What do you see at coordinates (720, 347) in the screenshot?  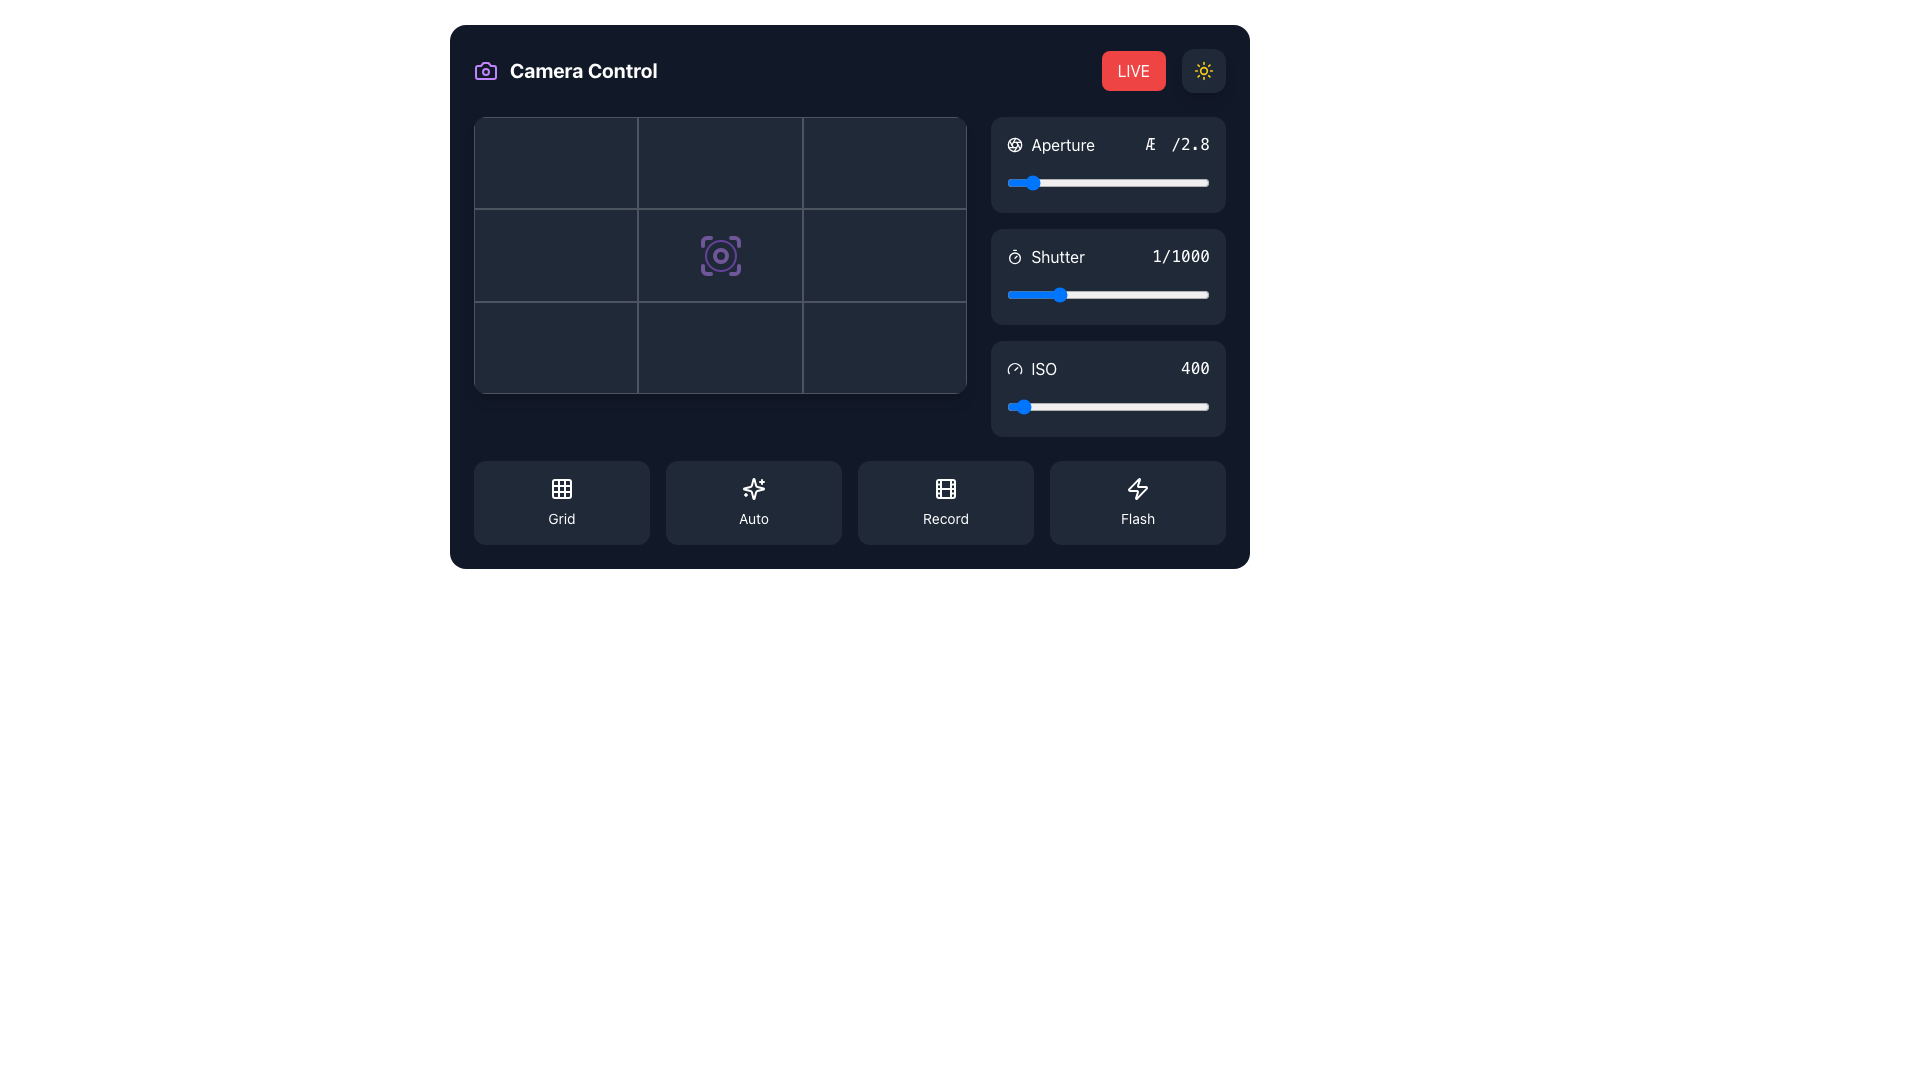 I see `the clickable grid cell located in the bottom-middle position of the grid layout` at bounding box center [720, 347].